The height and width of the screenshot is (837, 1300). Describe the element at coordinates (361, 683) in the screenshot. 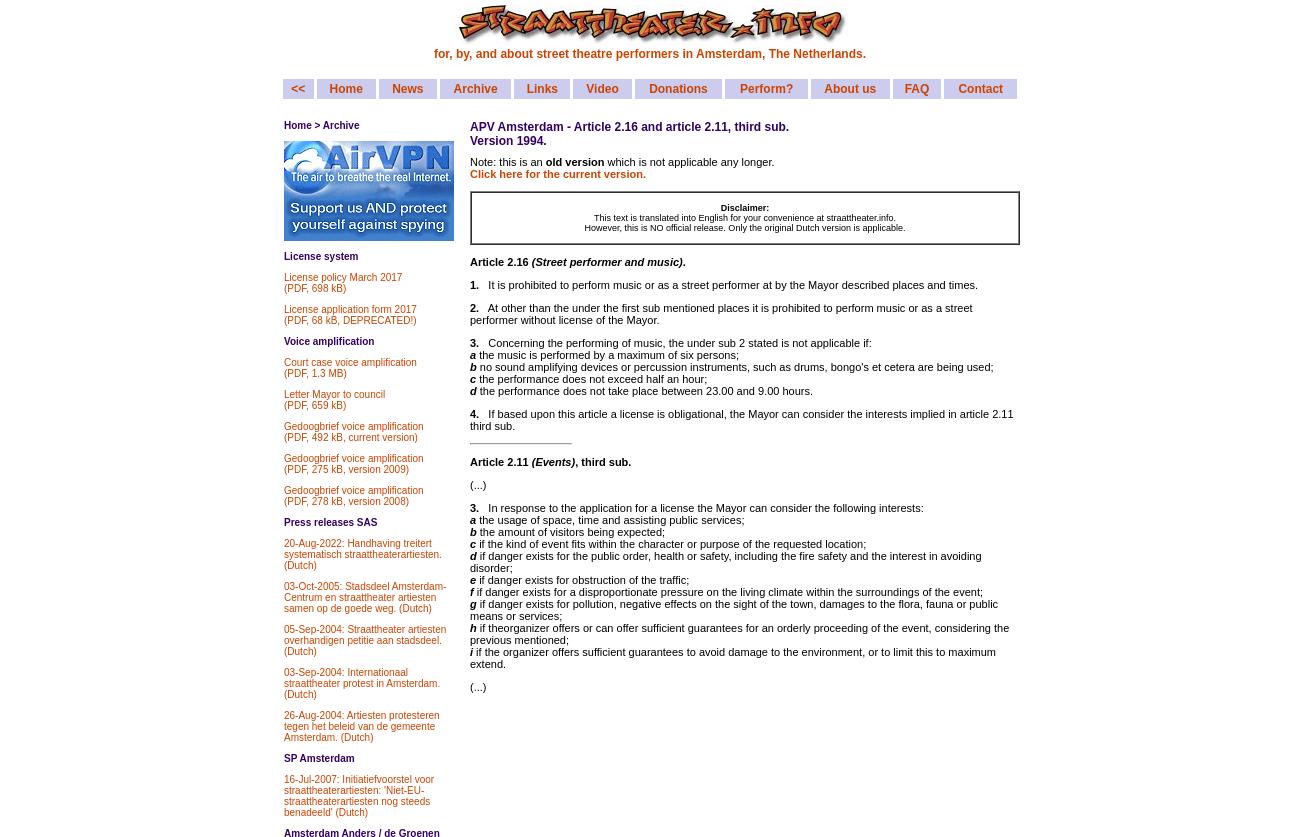

I see `'03-Sep-2004: Internationaal straattheater protest in Amsterdam. (Dutch)'` at that location.